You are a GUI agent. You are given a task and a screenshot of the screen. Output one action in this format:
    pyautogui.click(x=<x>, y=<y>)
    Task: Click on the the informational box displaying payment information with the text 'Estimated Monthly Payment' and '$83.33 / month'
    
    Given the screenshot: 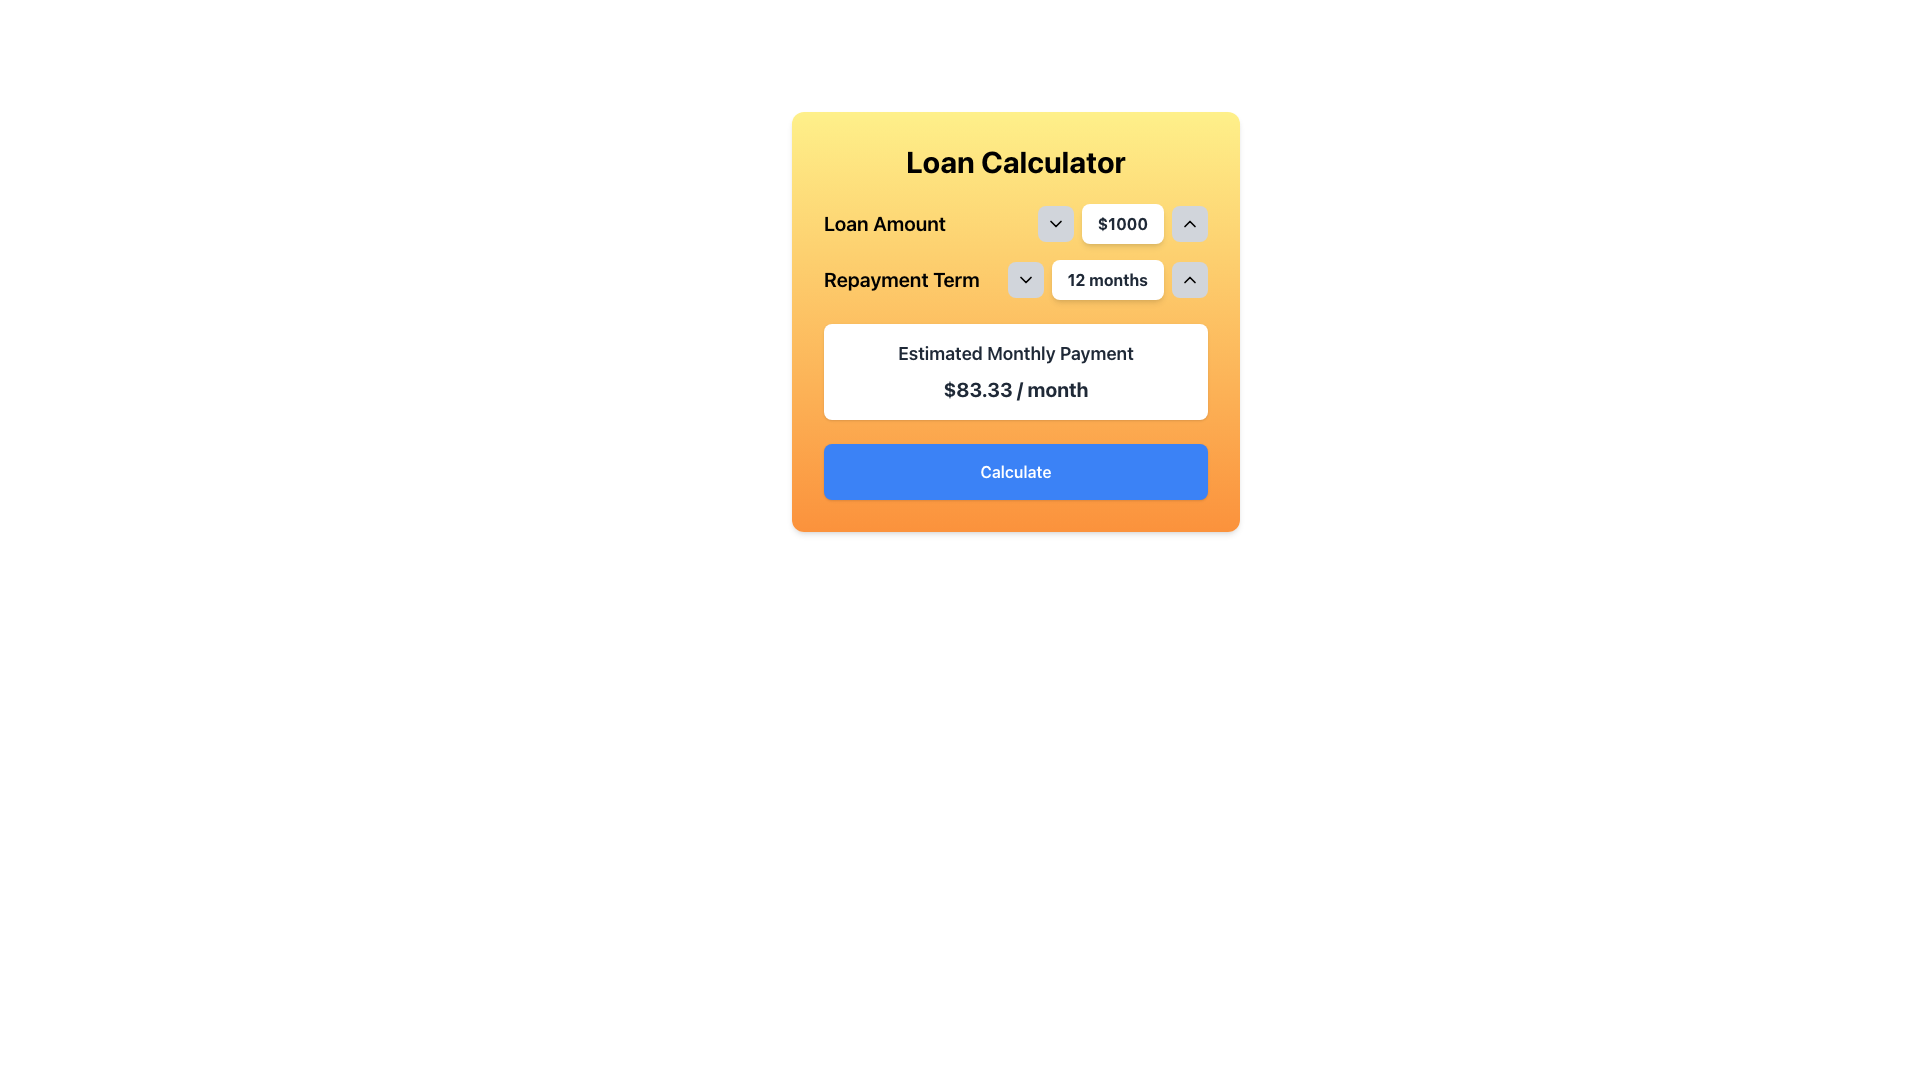 What is the action you would take?
    pyautogui.click(x=1016, y=371)
    